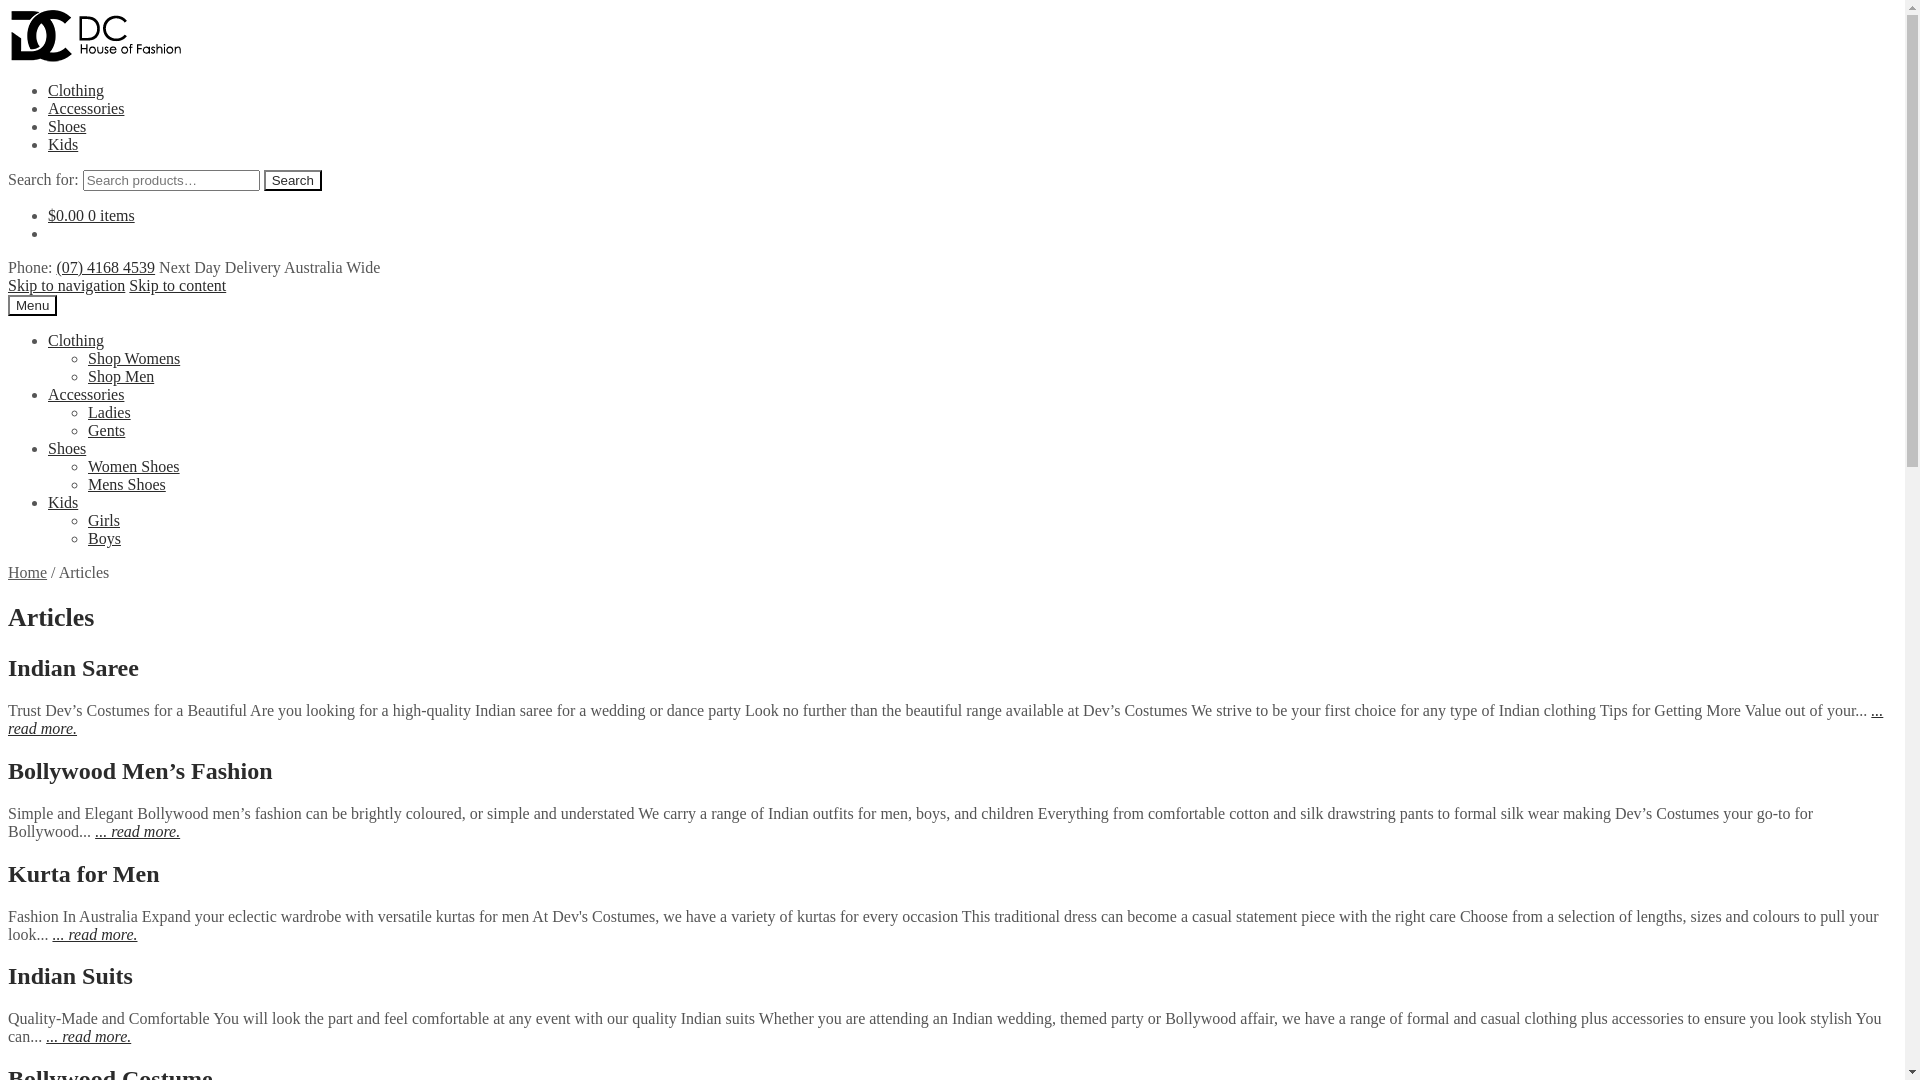 Image resolution: width=1920 pixels, height=1080 pixels. Describe the element at coordinates (103, 519) in the screenshot. I see `'Girls'` at that location.